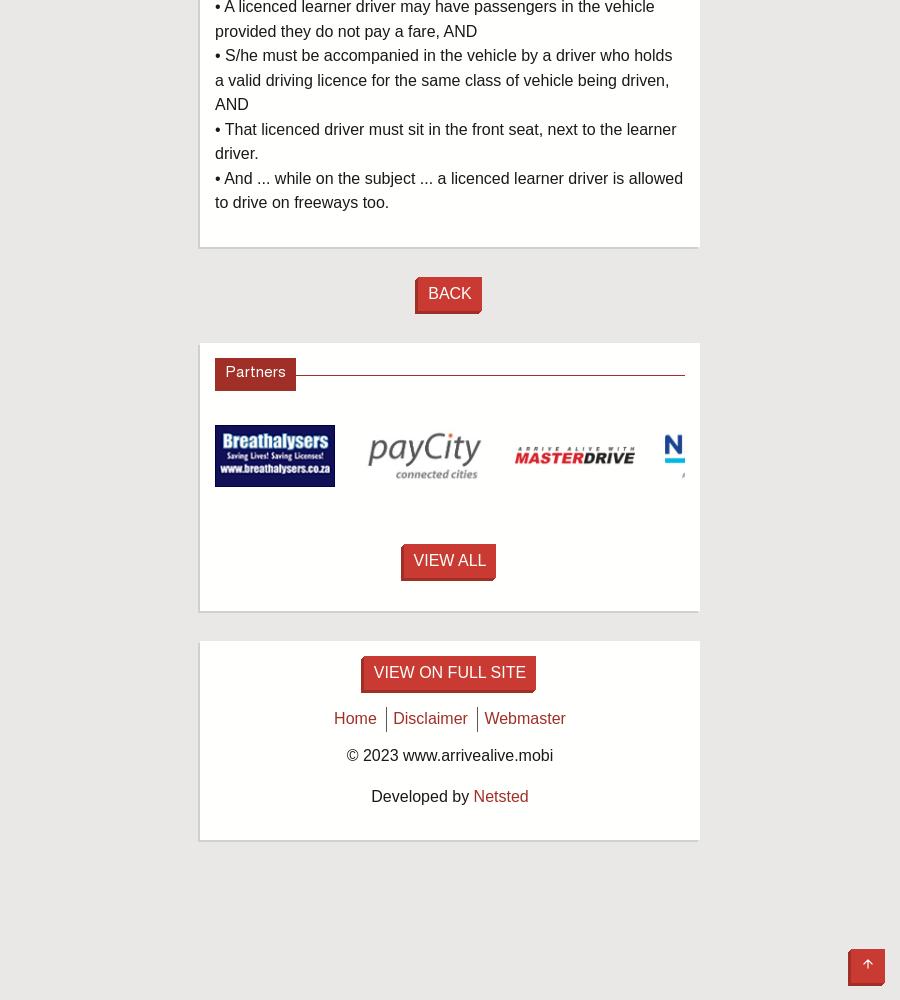 The image size is (900, 1000). I want to click on 'View All', so click(413, 559).